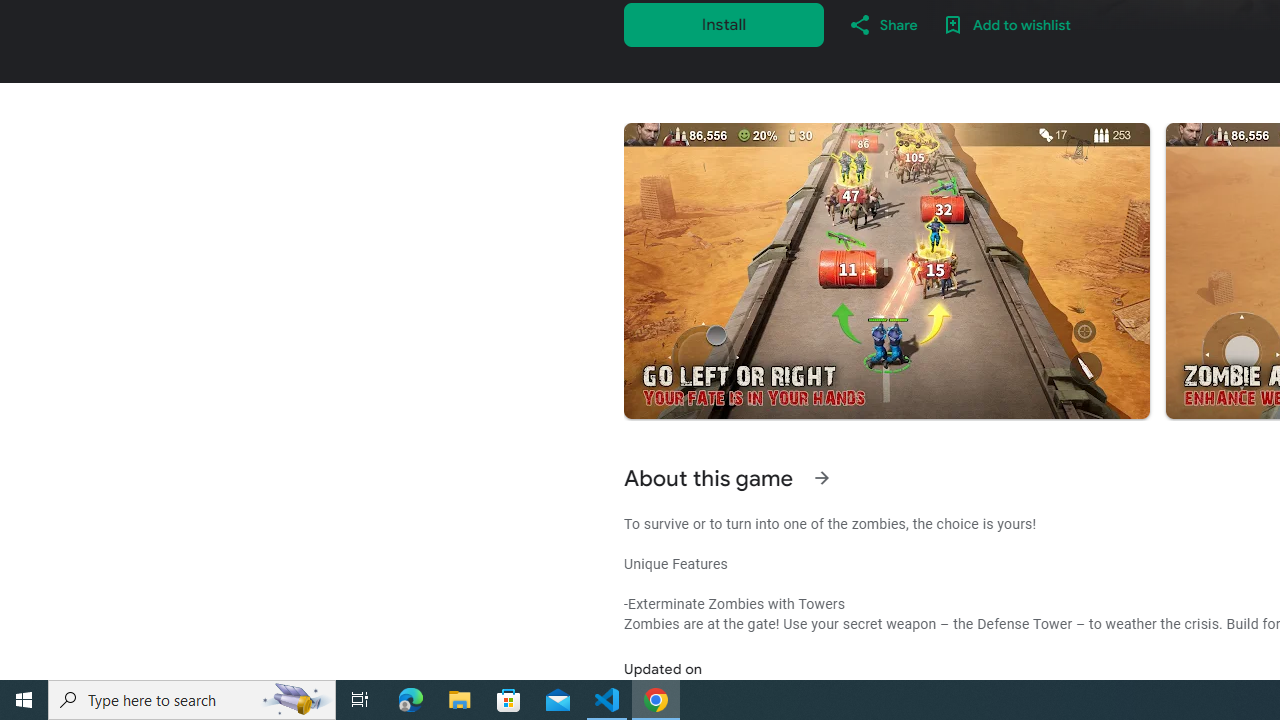 This screenshot has height=720, width=1280. I want to click on 'Share', so click(880, 24).